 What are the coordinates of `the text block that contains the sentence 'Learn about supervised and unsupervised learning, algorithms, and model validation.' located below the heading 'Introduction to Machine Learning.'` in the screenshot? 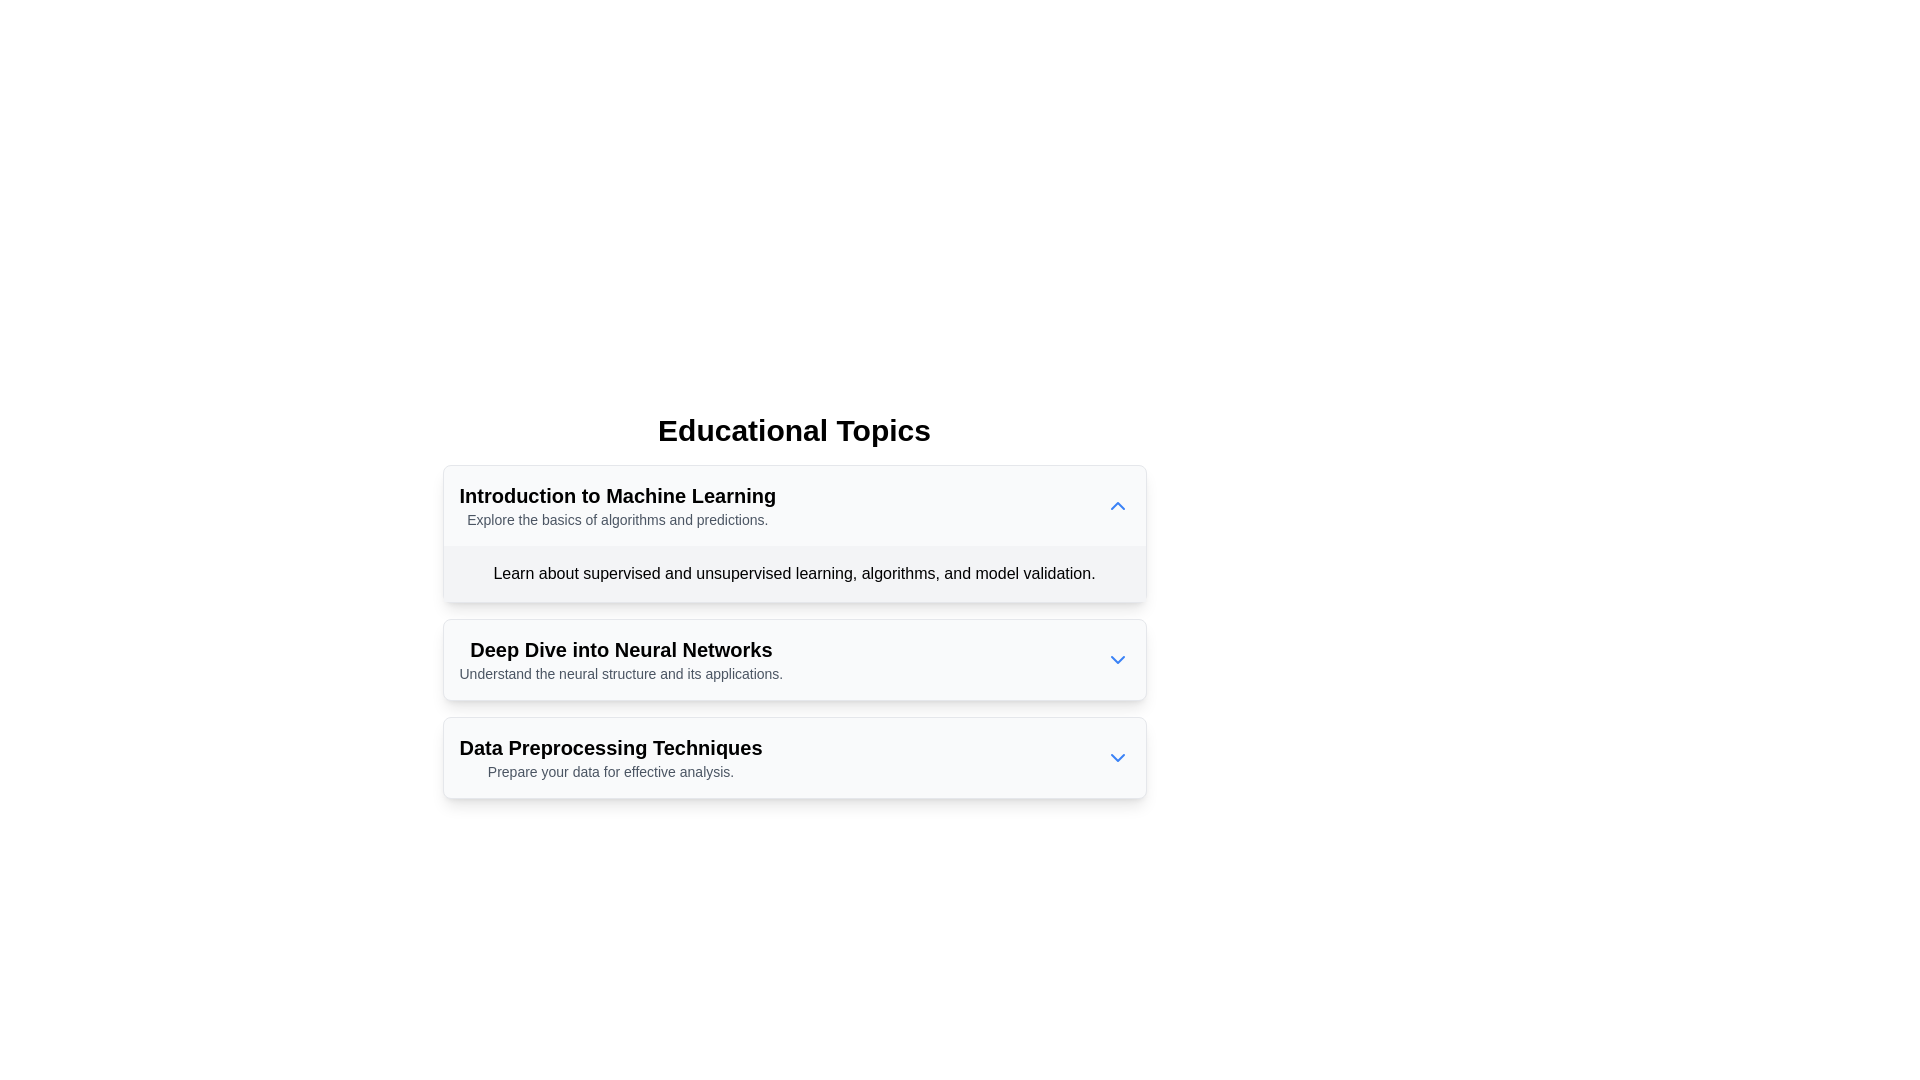 It's located at (793, 574).